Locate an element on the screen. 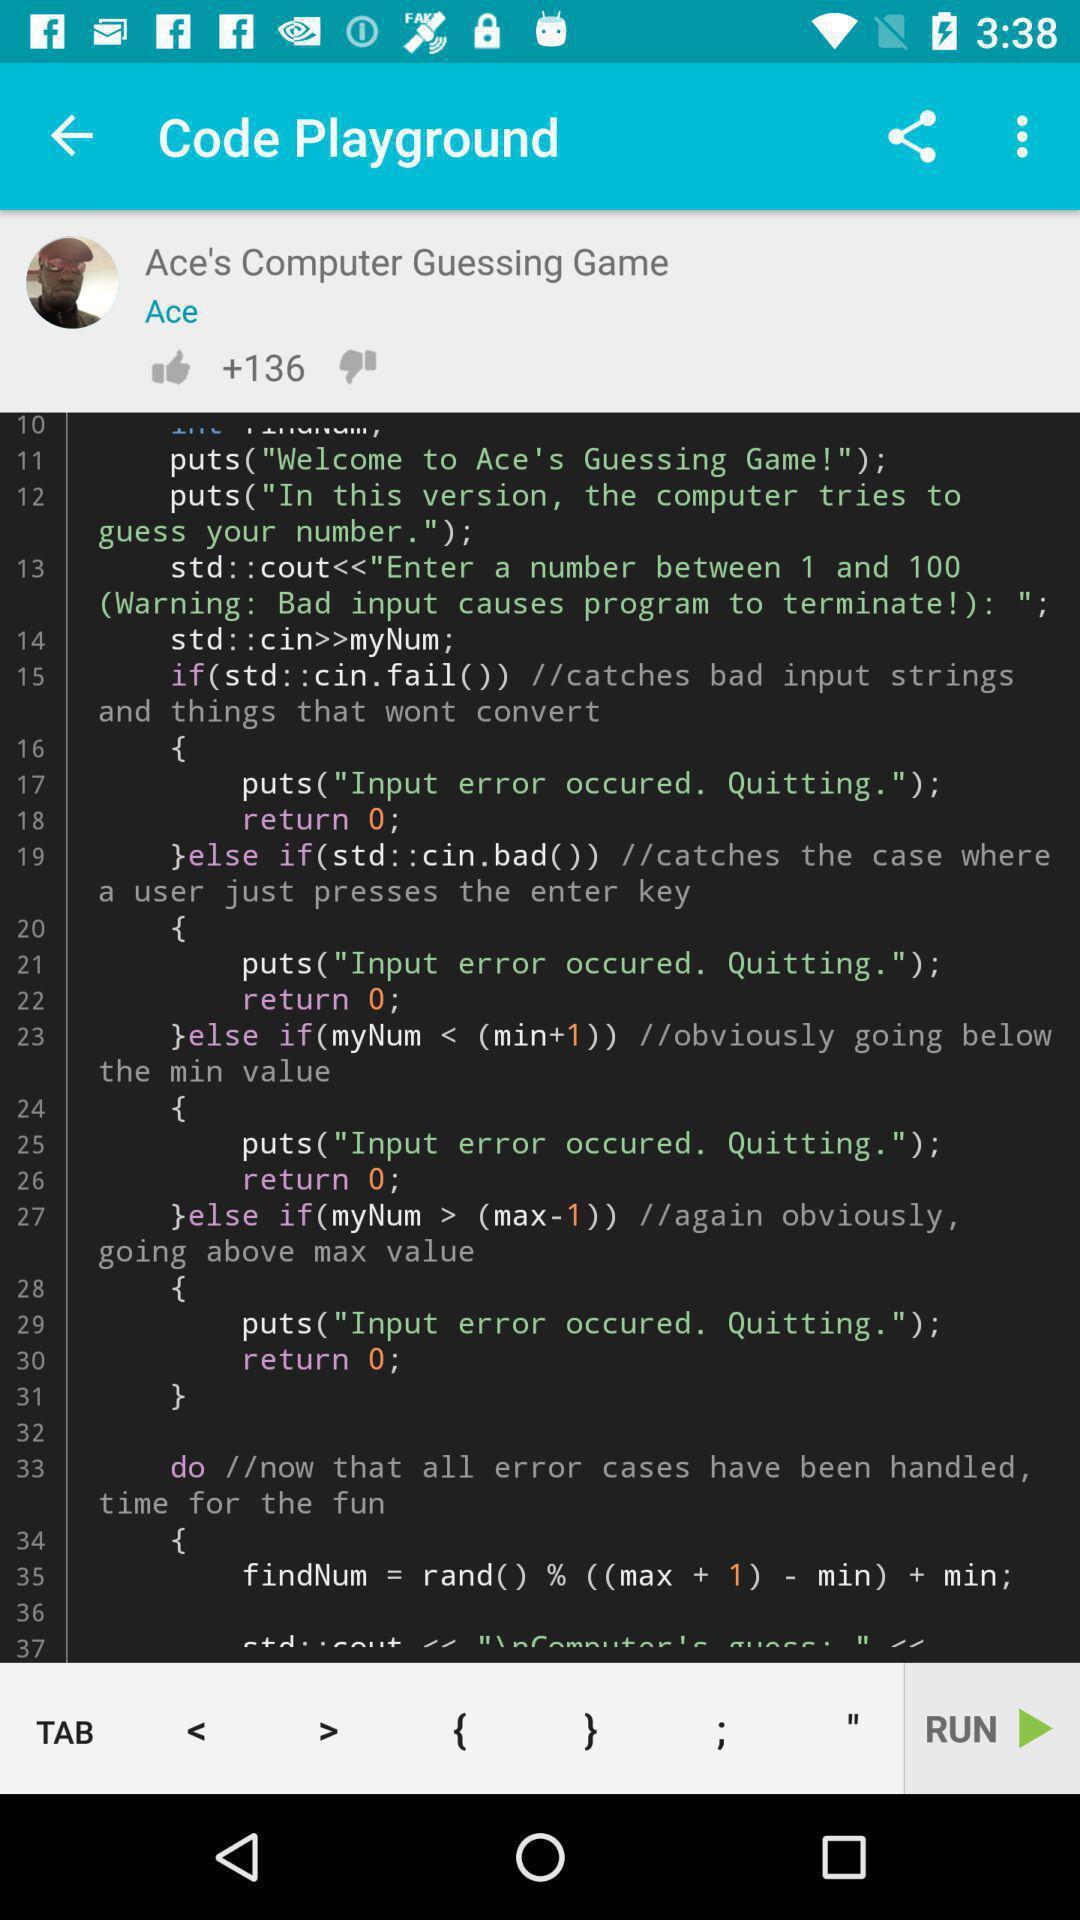 This screenshot has height=1920, width=1080. down vote this code is located at coordinates (356, 366).